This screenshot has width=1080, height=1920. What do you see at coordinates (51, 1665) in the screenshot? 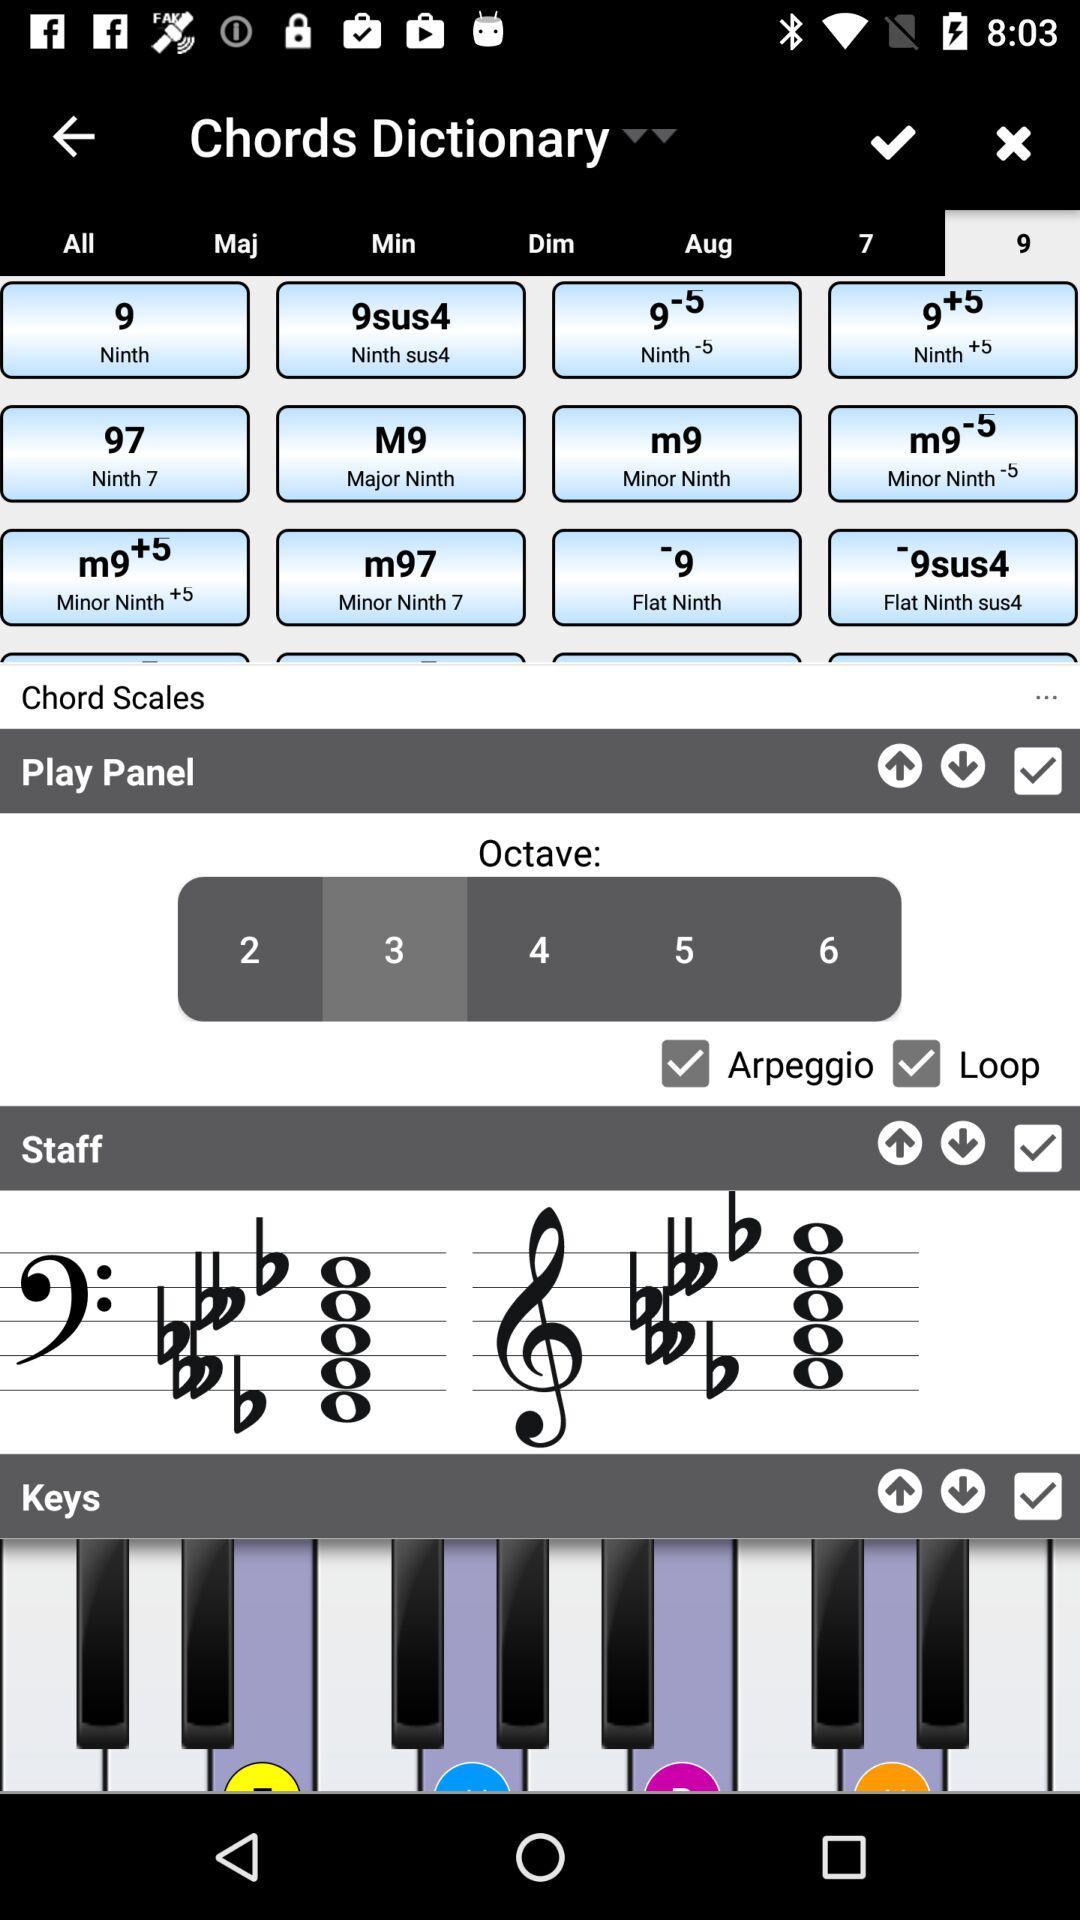
I see `music board key` at bounding box center [51, 1665].